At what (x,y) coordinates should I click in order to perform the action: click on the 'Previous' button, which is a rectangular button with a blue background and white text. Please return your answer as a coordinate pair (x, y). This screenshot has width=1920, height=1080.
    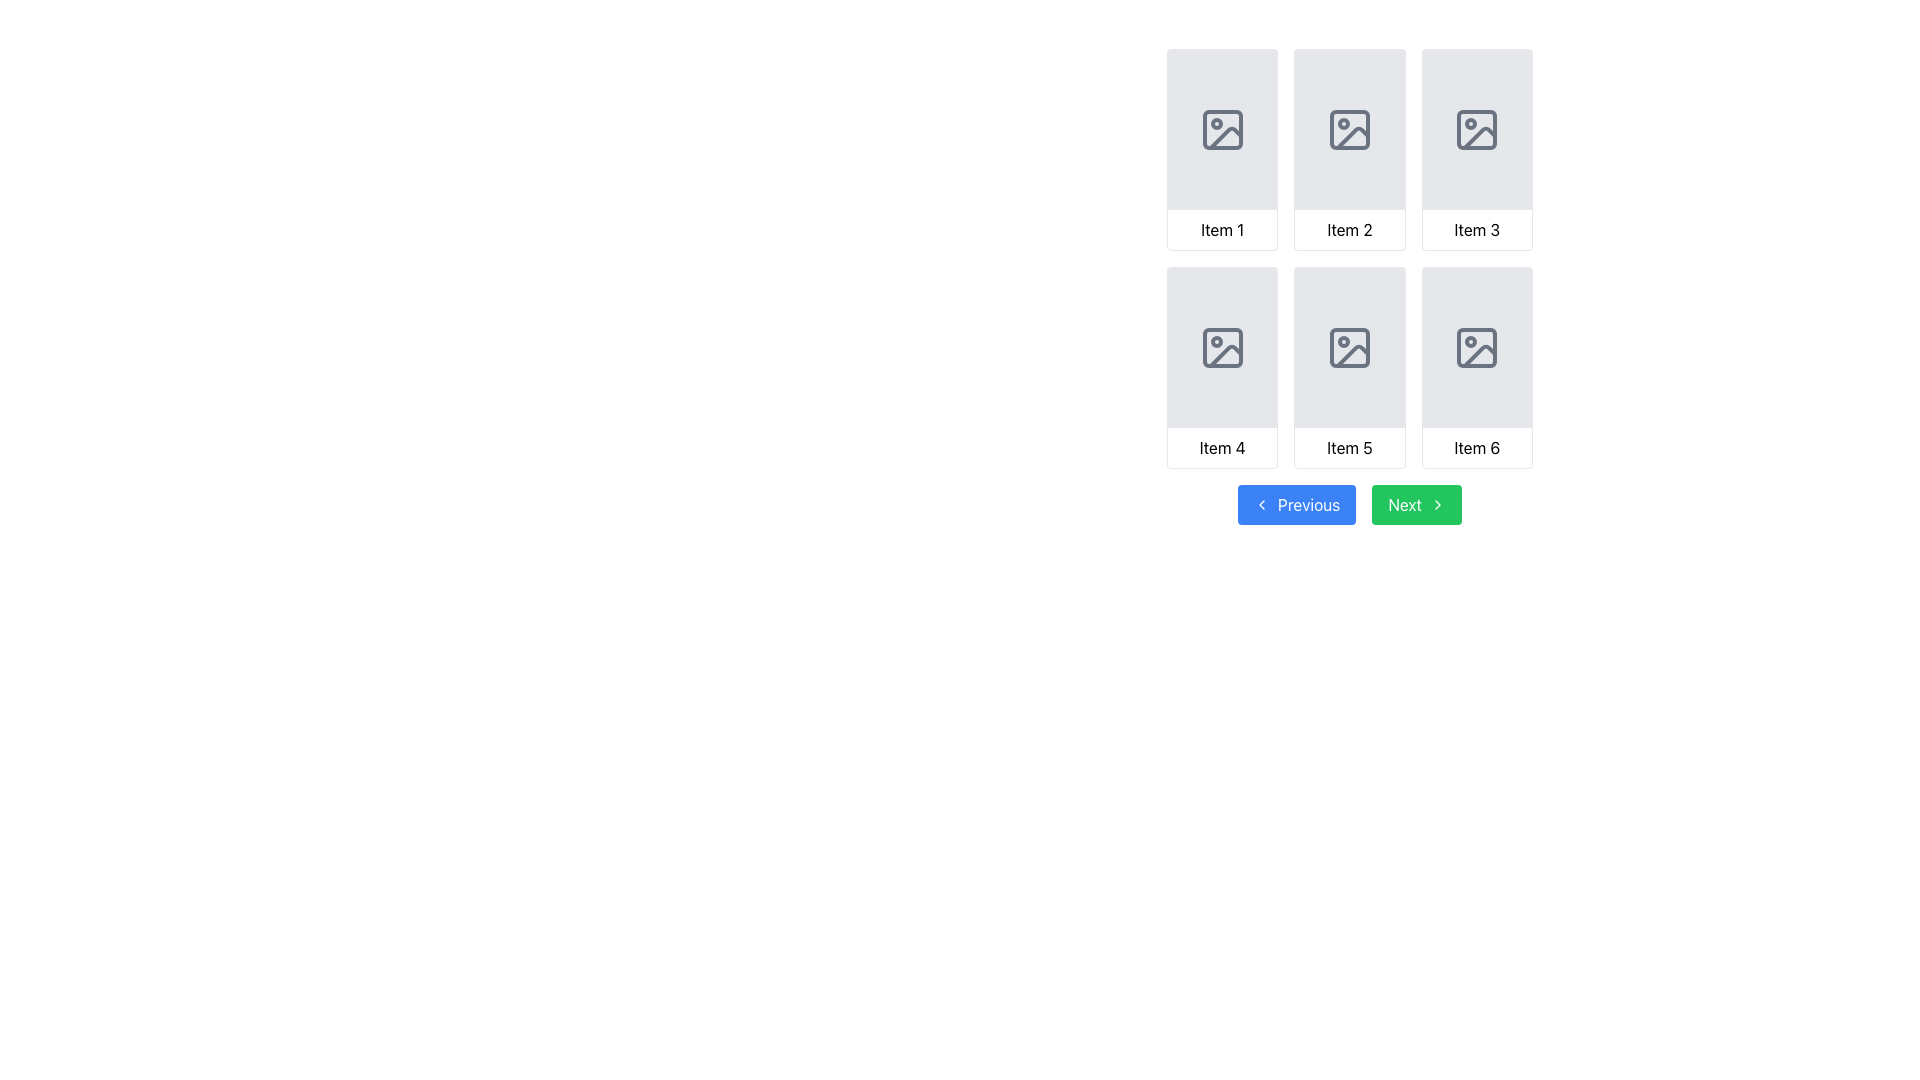
    Looking at the image, I should click on (1296, 504).